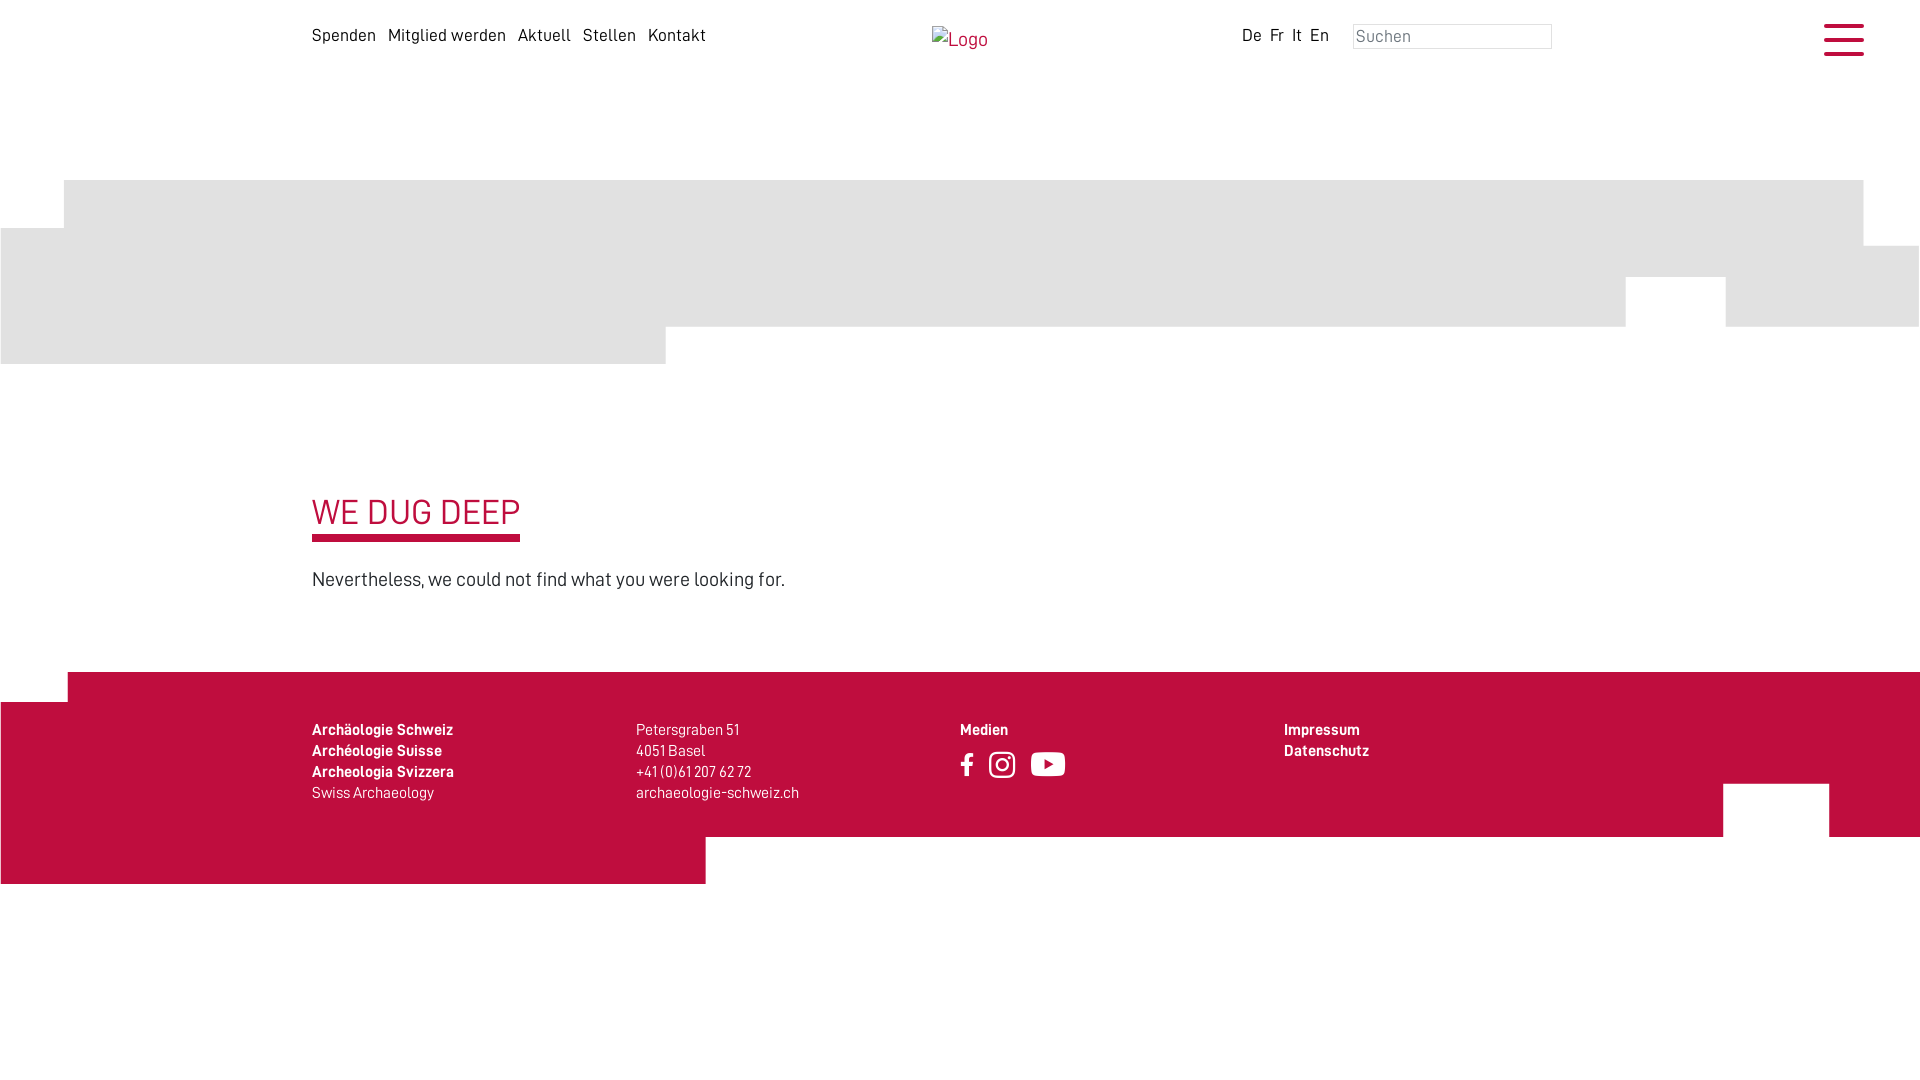 This screenshot has width=1920, height=1080. What do you see at coordinates (1321, 729) in the screenshot?
I see `'Impressum'` at bounding box center [1321, 729].